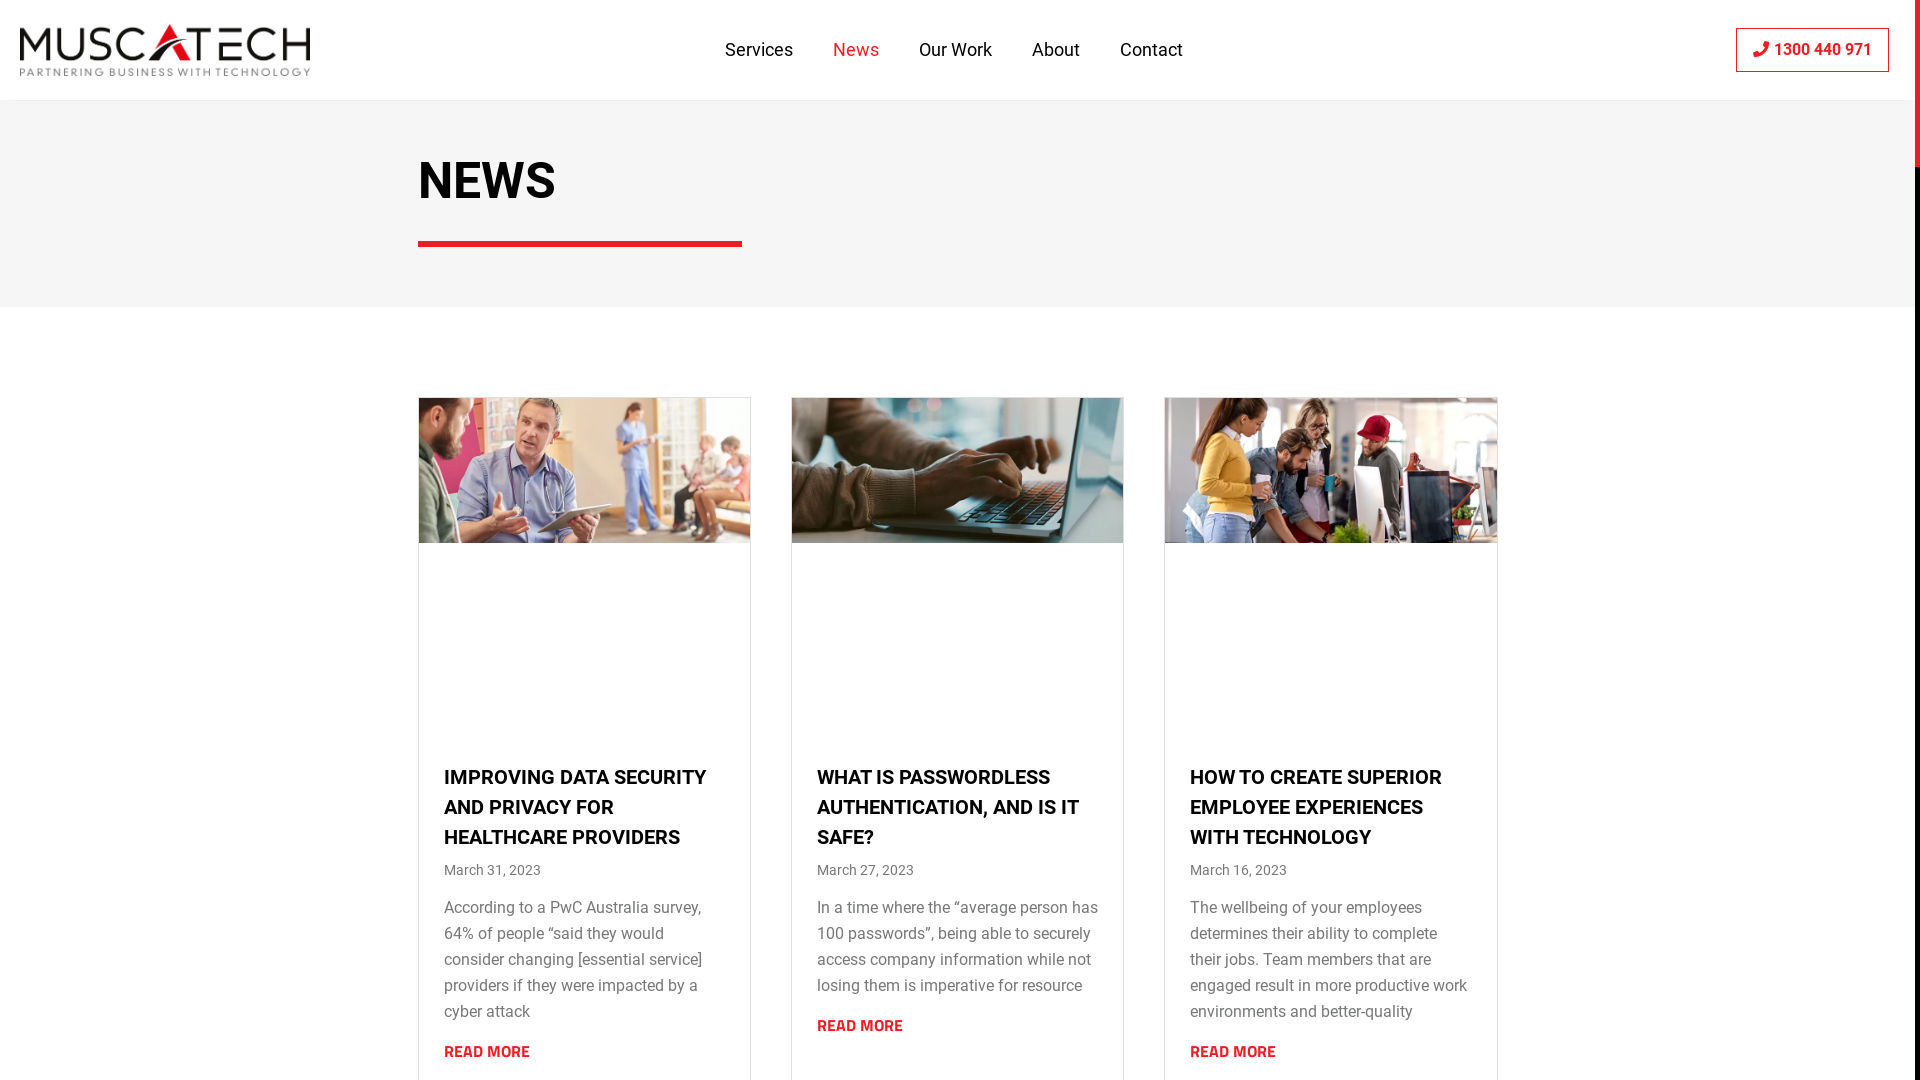 This screenshot has width=1920, height=1080. What do you see at coordinates (859, 1025) in the screenshot?
I see `'READ MORE'` at bounding box center [859, 1025].